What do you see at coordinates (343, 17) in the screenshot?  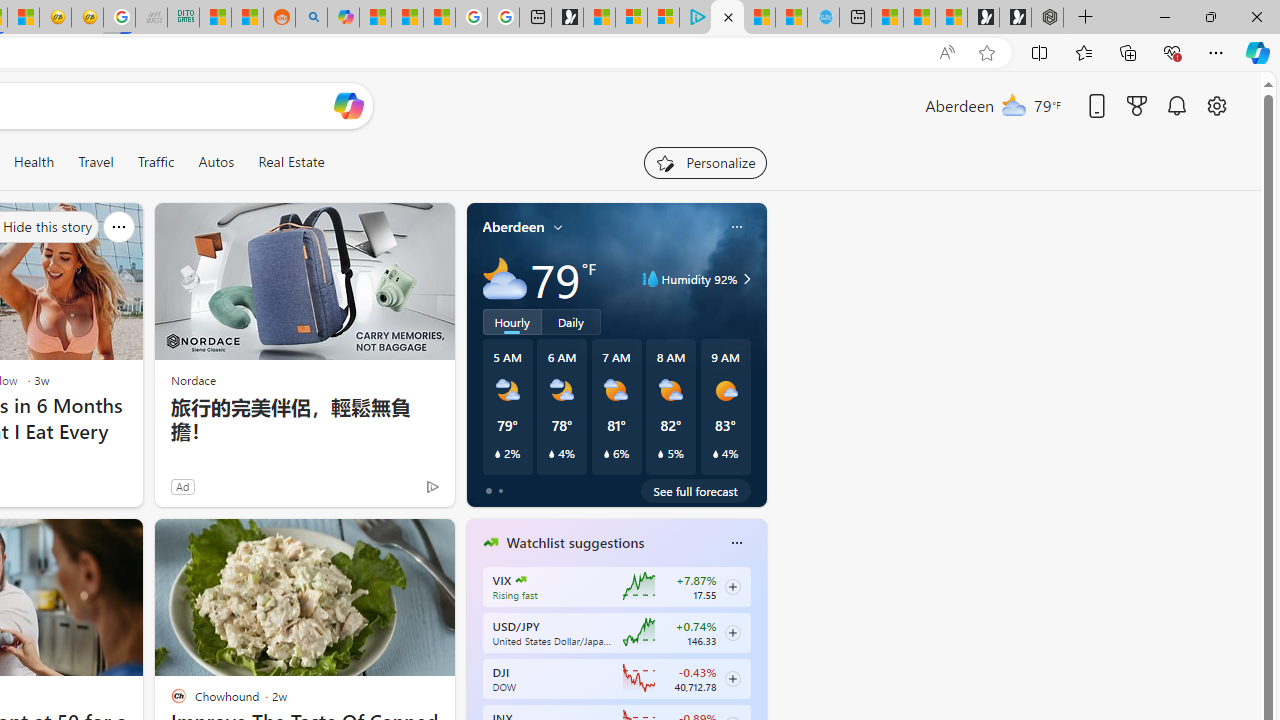 I see `'Microsoft Copilot in Bing'` at bounding box center [343, 17].